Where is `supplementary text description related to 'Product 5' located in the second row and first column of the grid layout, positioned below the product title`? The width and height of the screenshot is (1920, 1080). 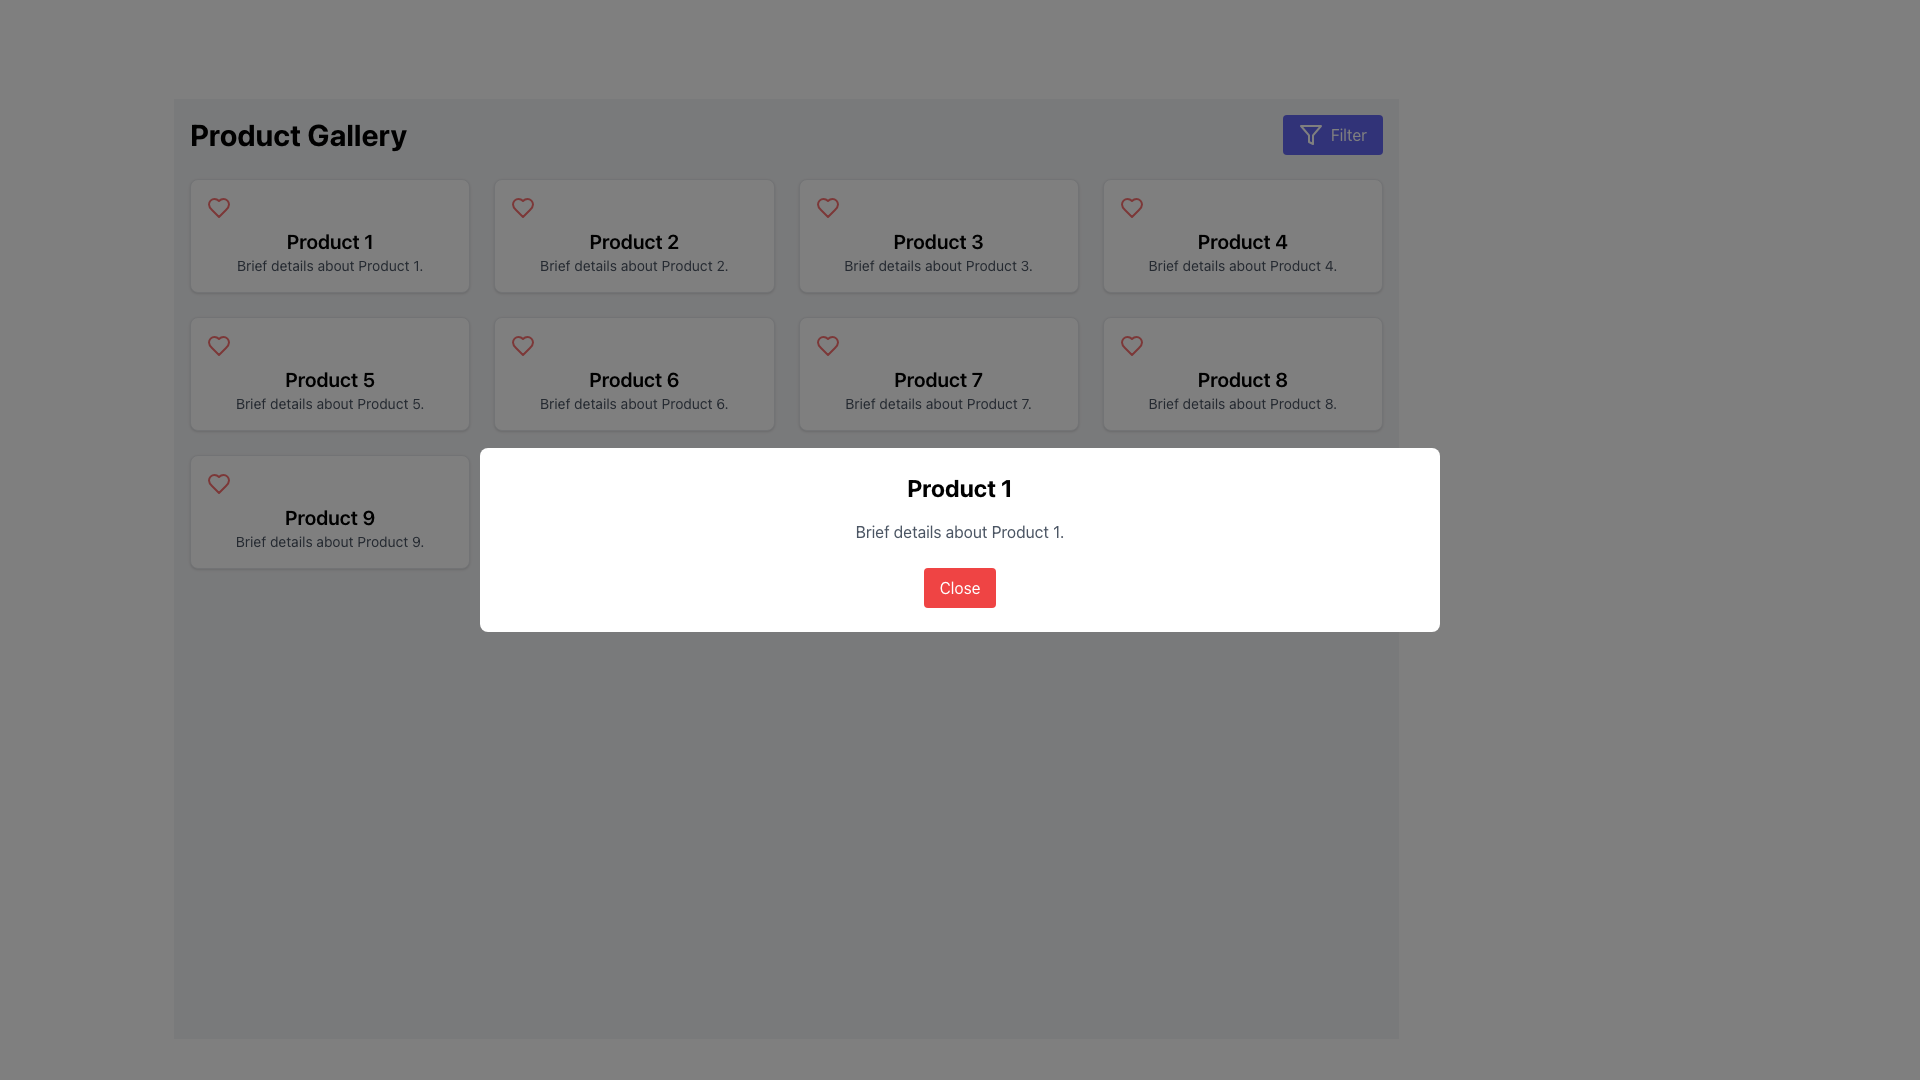 supplementary text description related to 'Product 5' located in the second row and first column of the grid layout, positioned below the product title is located at coordinates (330, 404).